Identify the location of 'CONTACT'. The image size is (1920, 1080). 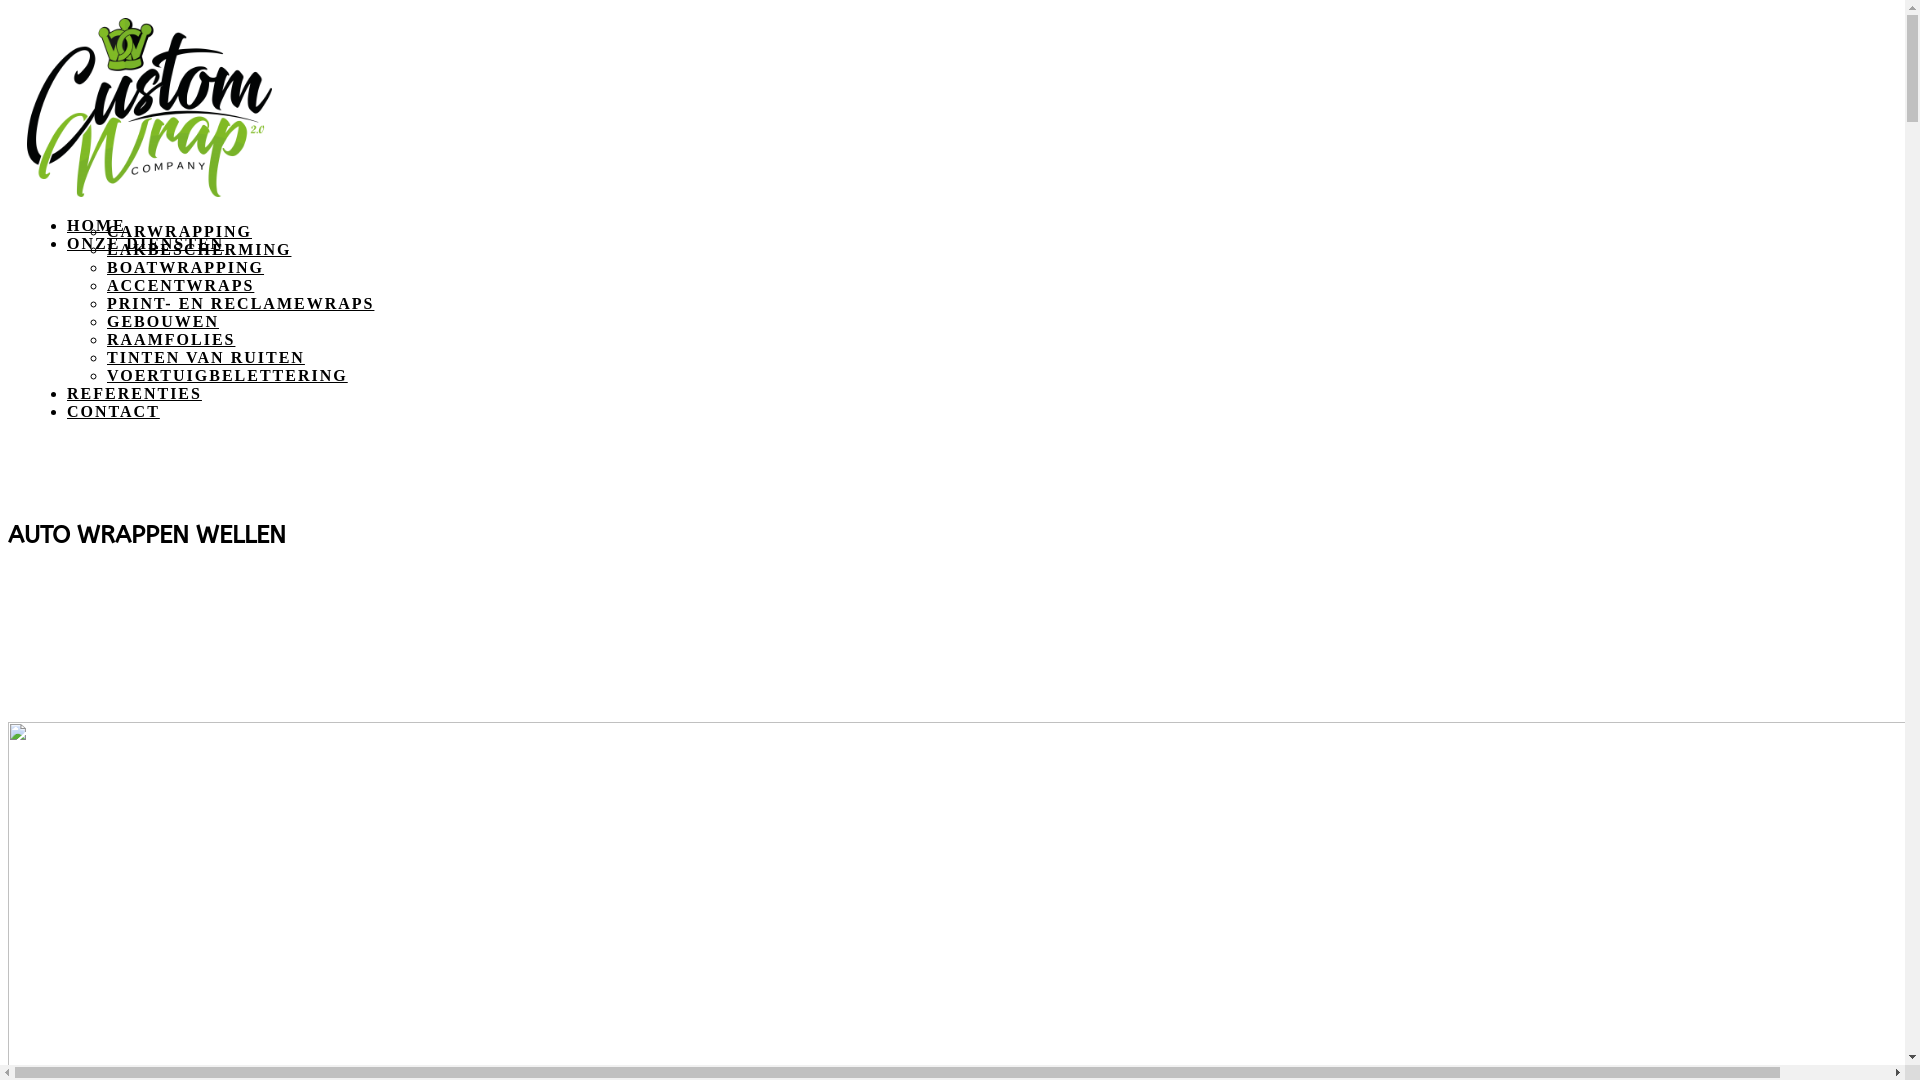
(112, 410).